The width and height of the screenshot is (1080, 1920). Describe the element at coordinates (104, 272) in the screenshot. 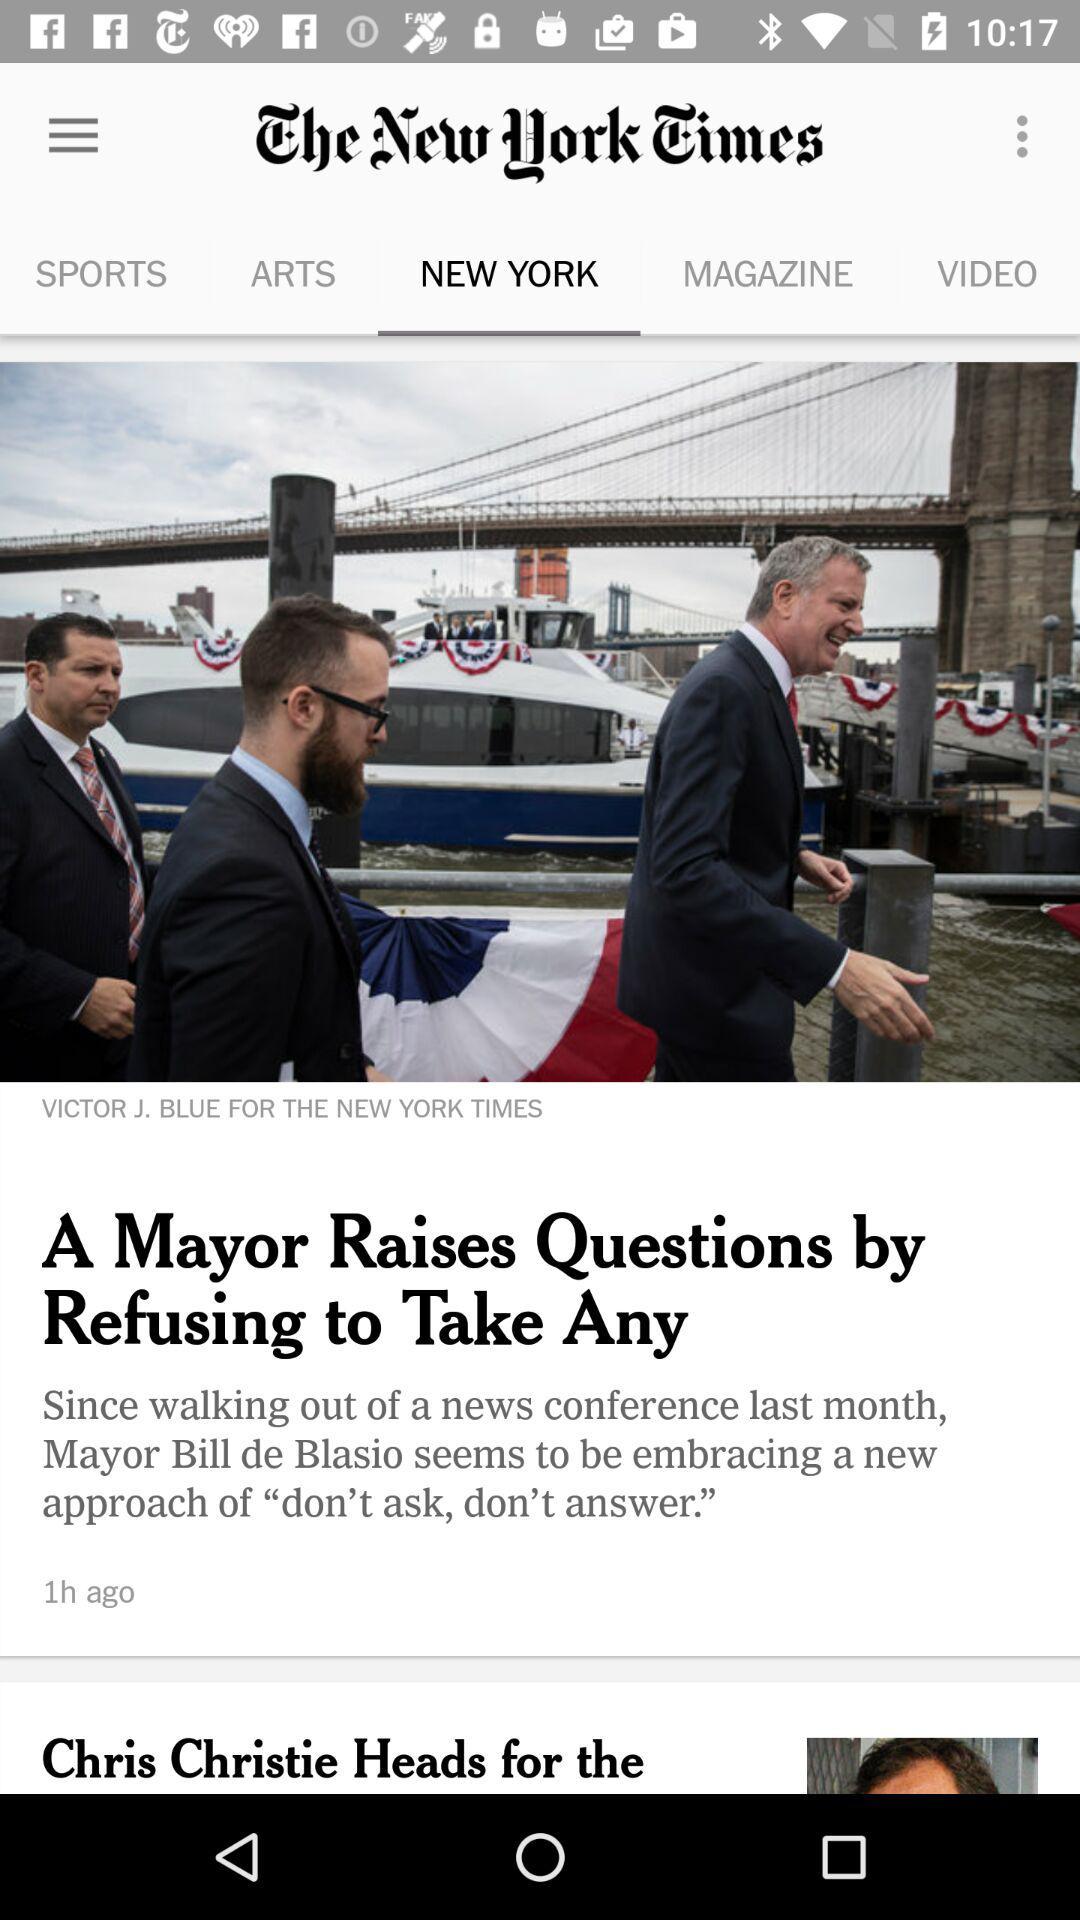

I see `the icon to the left of arts icon` at that location.